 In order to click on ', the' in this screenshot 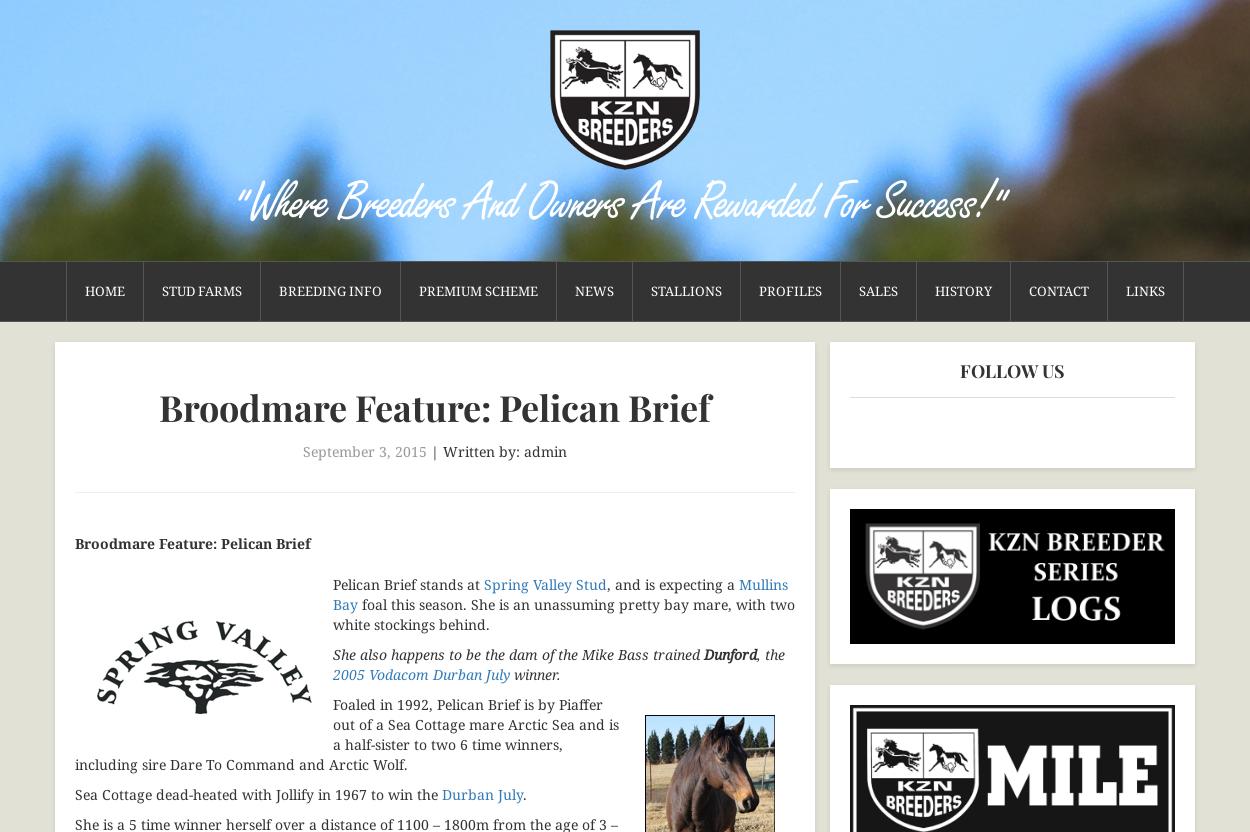, I will do `click(771, 653)`.